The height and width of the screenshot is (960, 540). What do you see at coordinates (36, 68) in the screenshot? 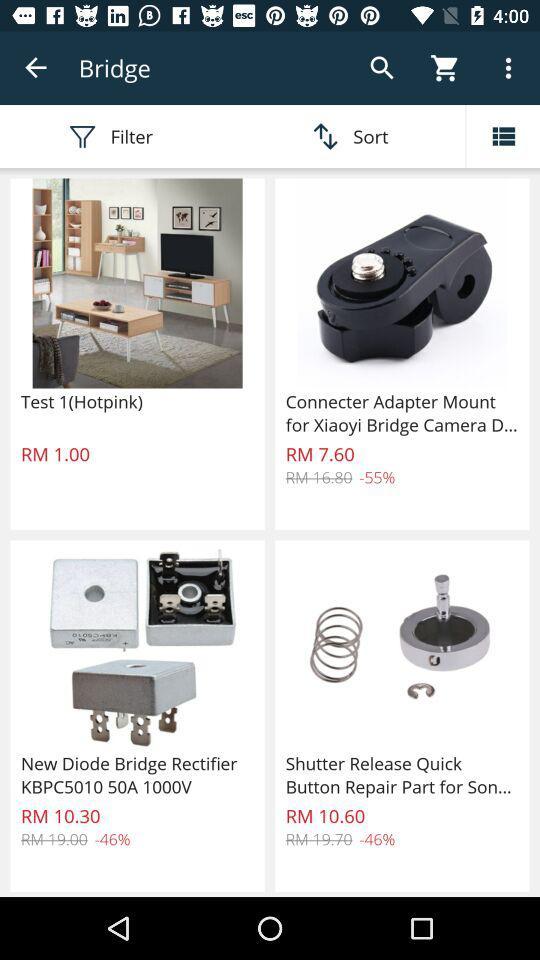
I see `return to search` at bounding box center [36, 68].